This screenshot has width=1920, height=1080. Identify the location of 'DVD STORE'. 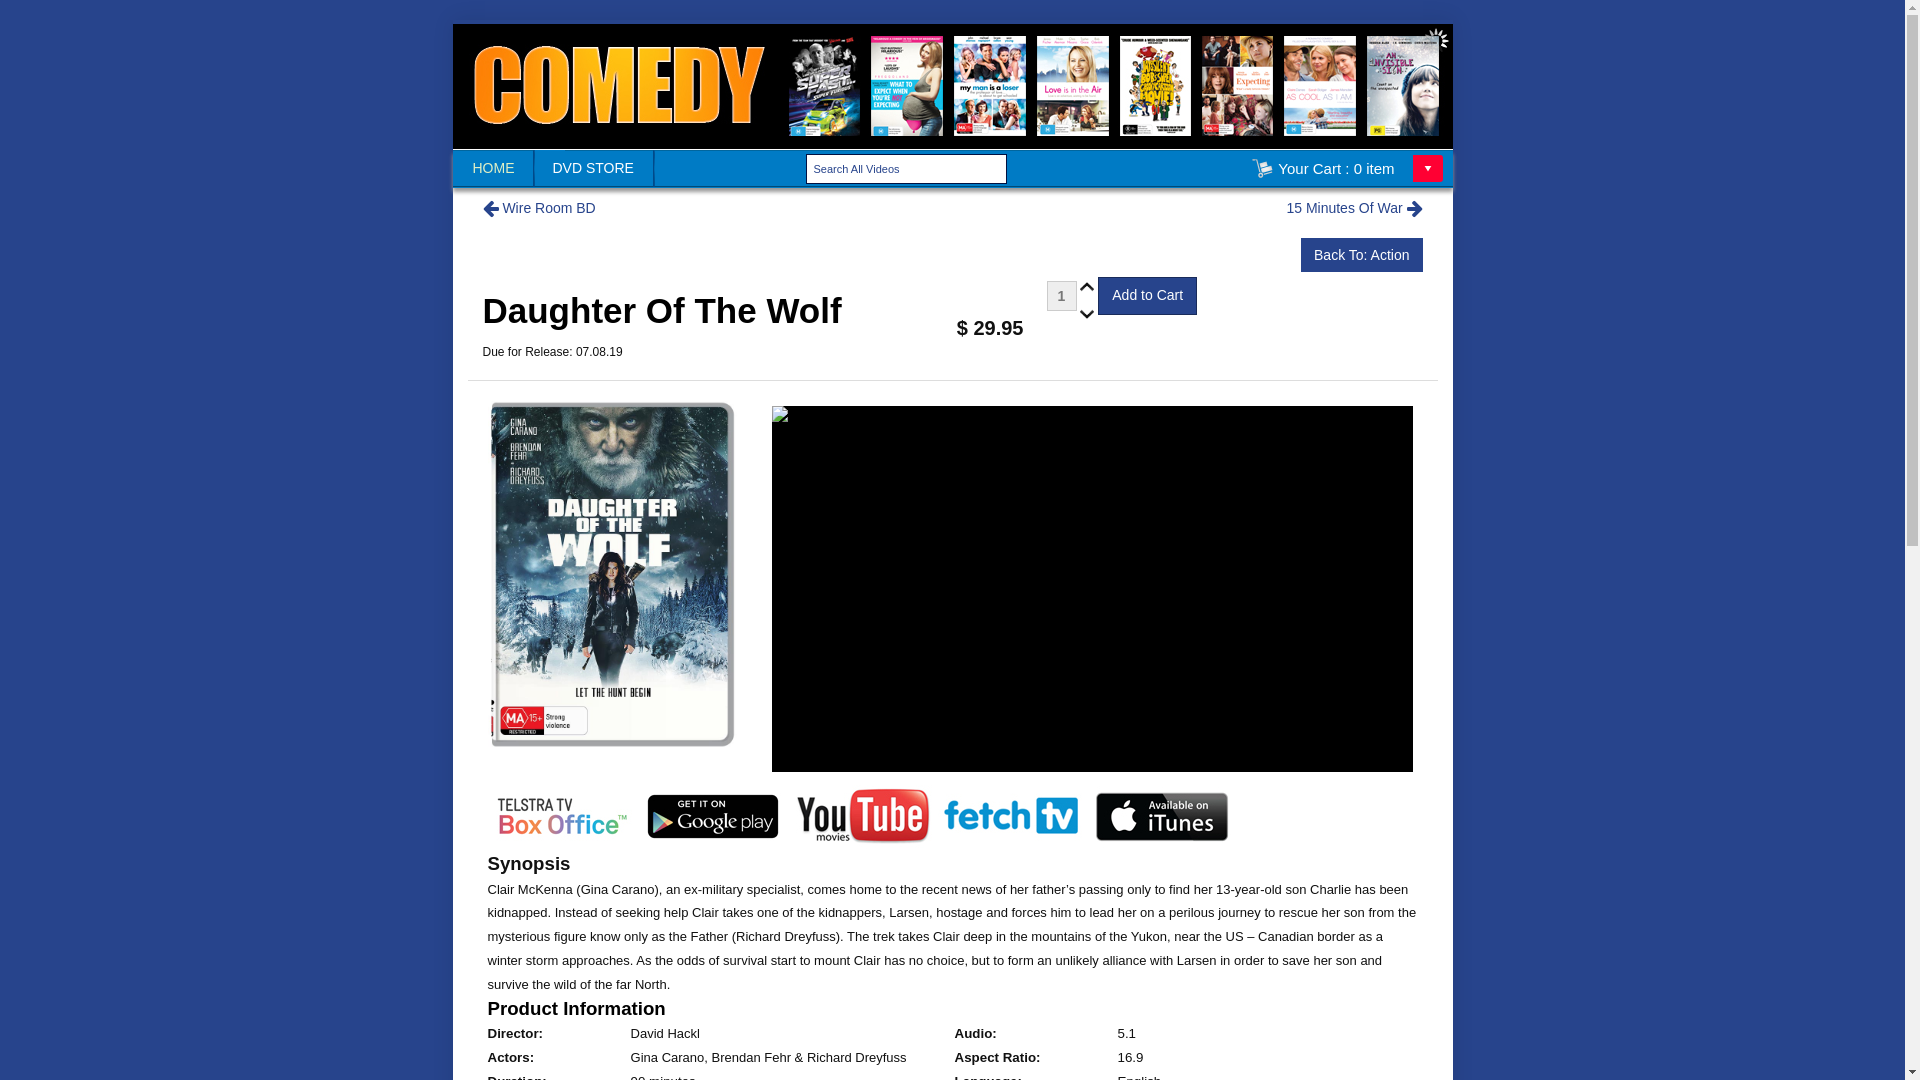
(593, 167).